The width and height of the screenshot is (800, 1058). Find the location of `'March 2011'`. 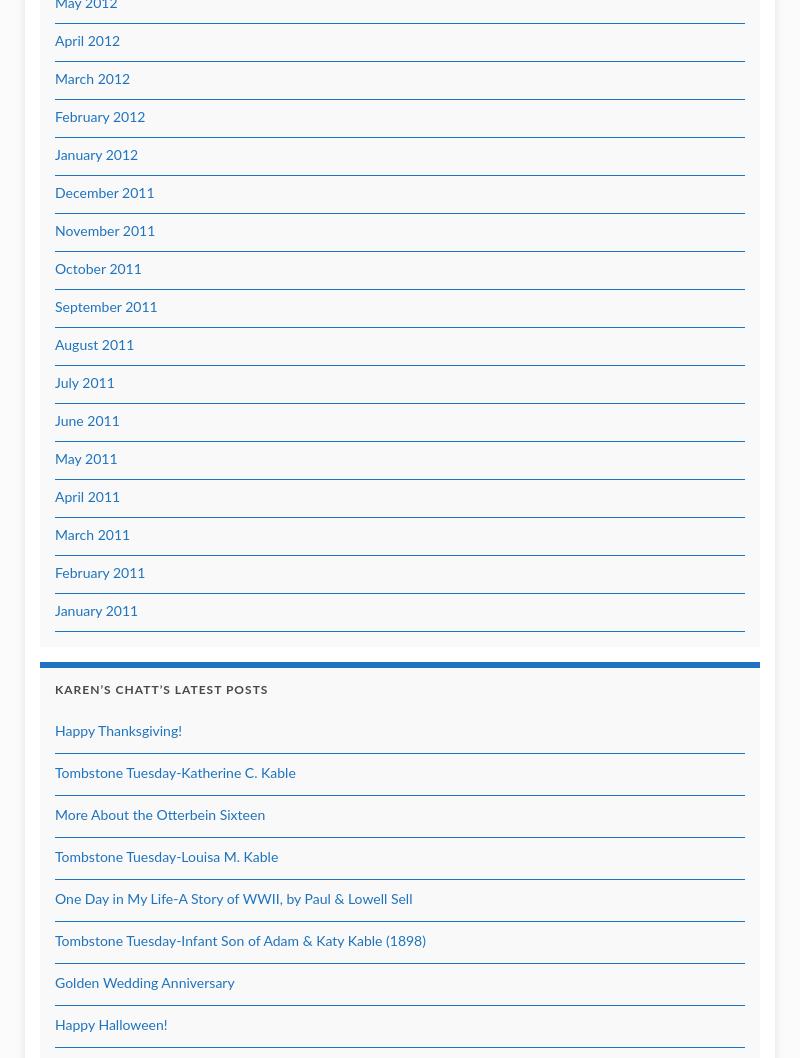

'March 2011' is located at coordinates (92, 535).